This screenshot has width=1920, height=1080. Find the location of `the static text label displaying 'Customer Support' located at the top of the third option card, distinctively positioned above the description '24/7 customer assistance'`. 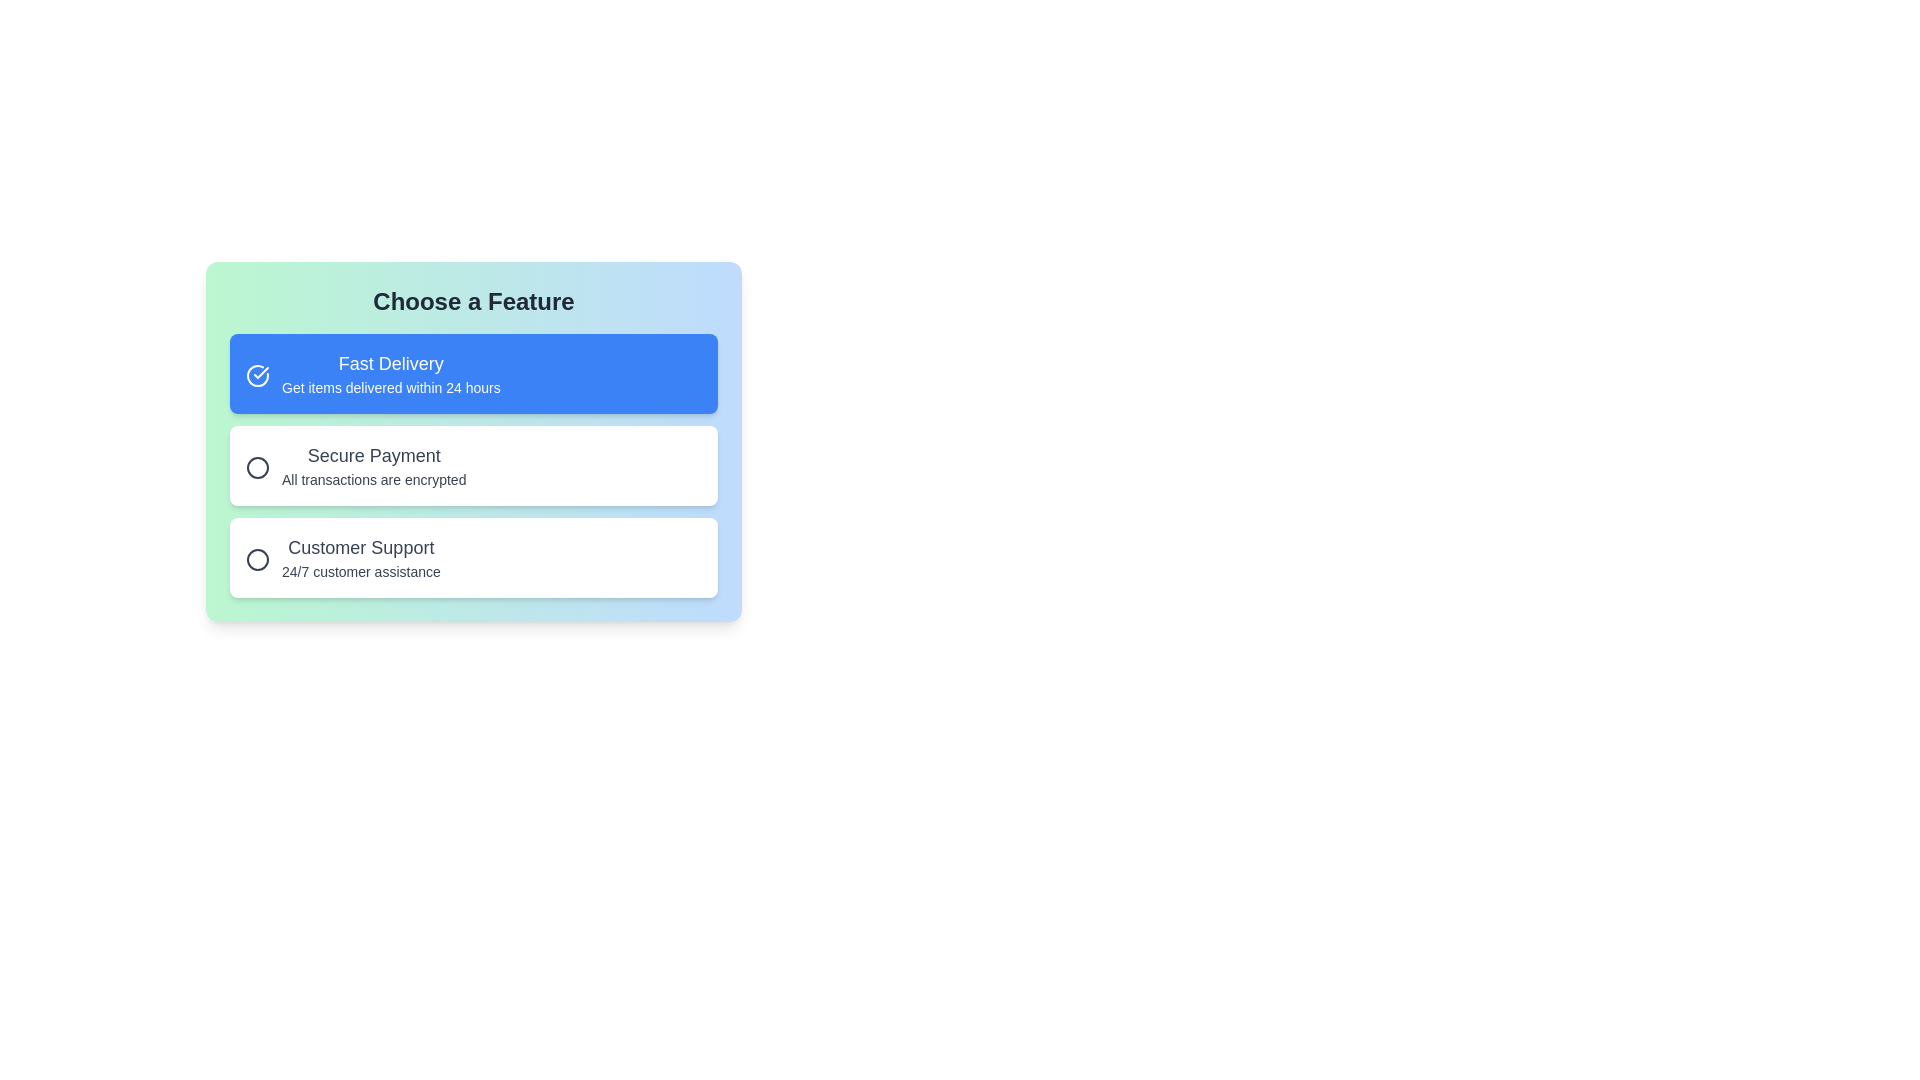

the static text label displaying 'Customer Support' located at the top of the third option card, distinctively positioned above the description '24/7 customer assistance' is located at coordinates (361, 547).